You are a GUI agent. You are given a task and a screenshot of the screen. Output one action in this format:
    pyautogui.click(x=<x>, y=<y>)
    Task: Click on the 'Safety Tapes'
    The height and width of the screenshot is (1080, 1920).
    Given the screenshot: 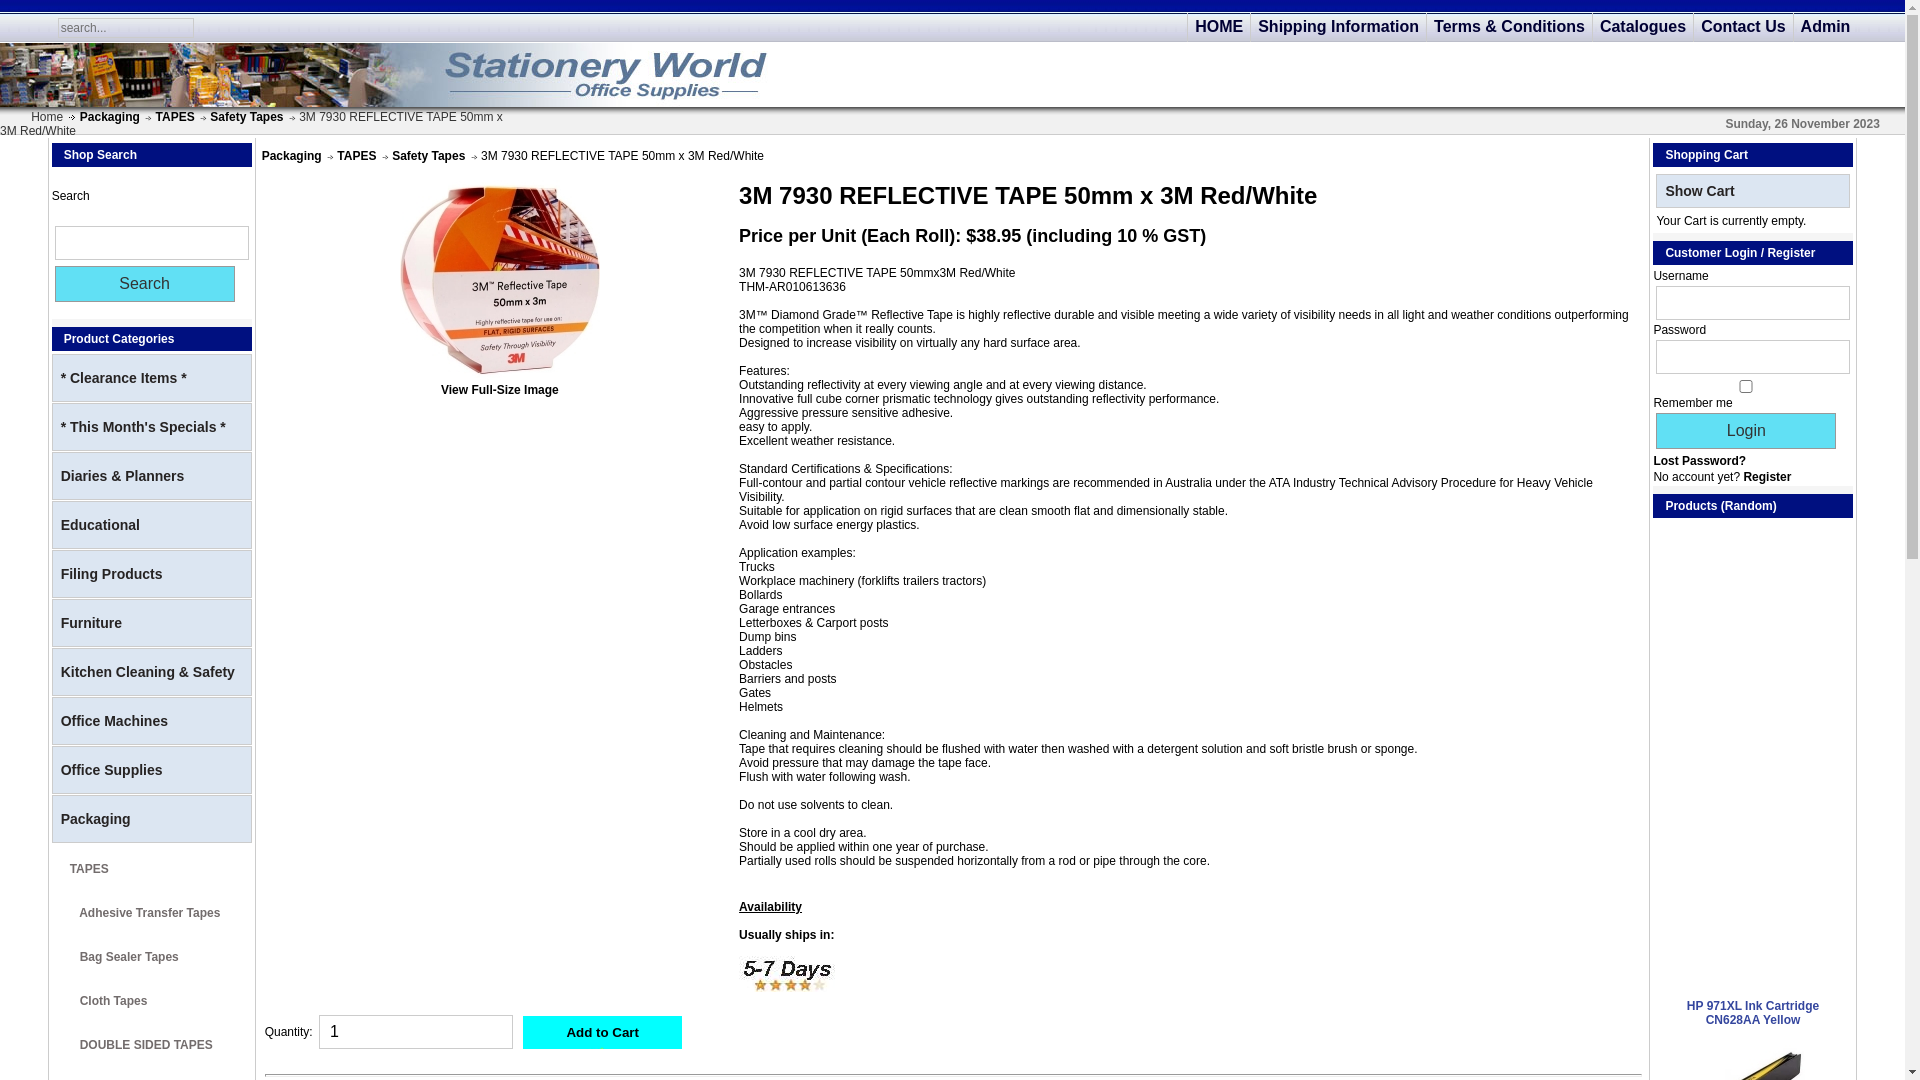 What is the action you would take?
    pyautogui.click(x=427, y=154)
    